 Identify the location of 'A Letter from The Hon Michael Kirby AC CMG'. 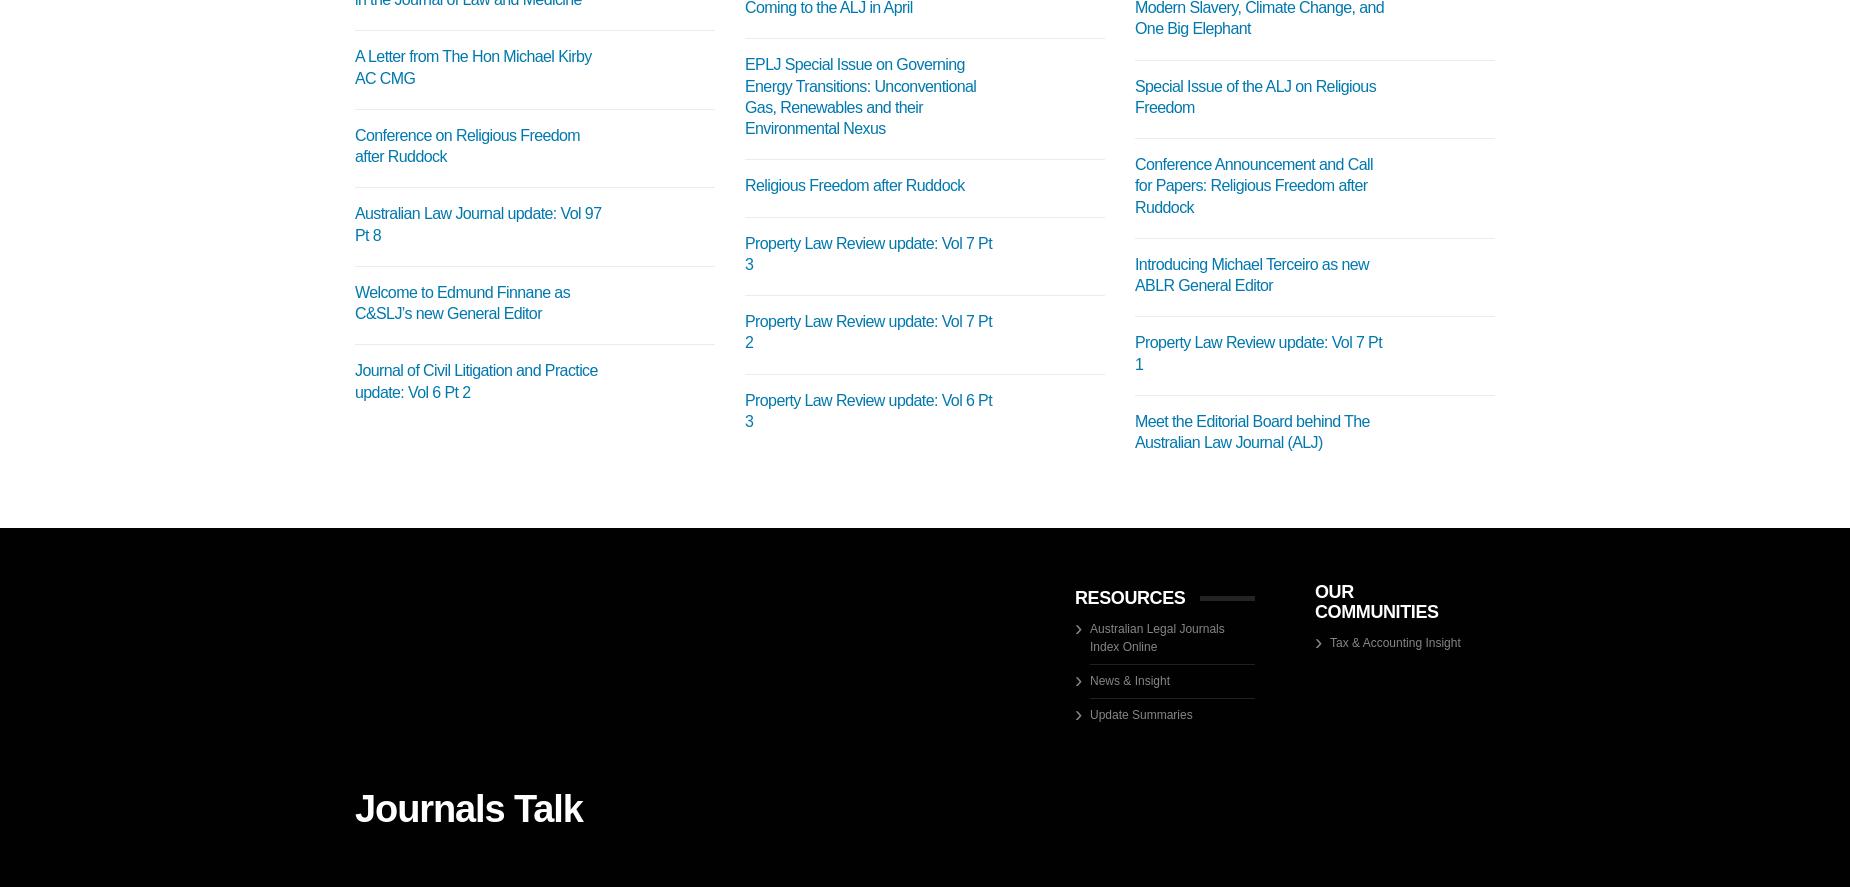
(473, 65).